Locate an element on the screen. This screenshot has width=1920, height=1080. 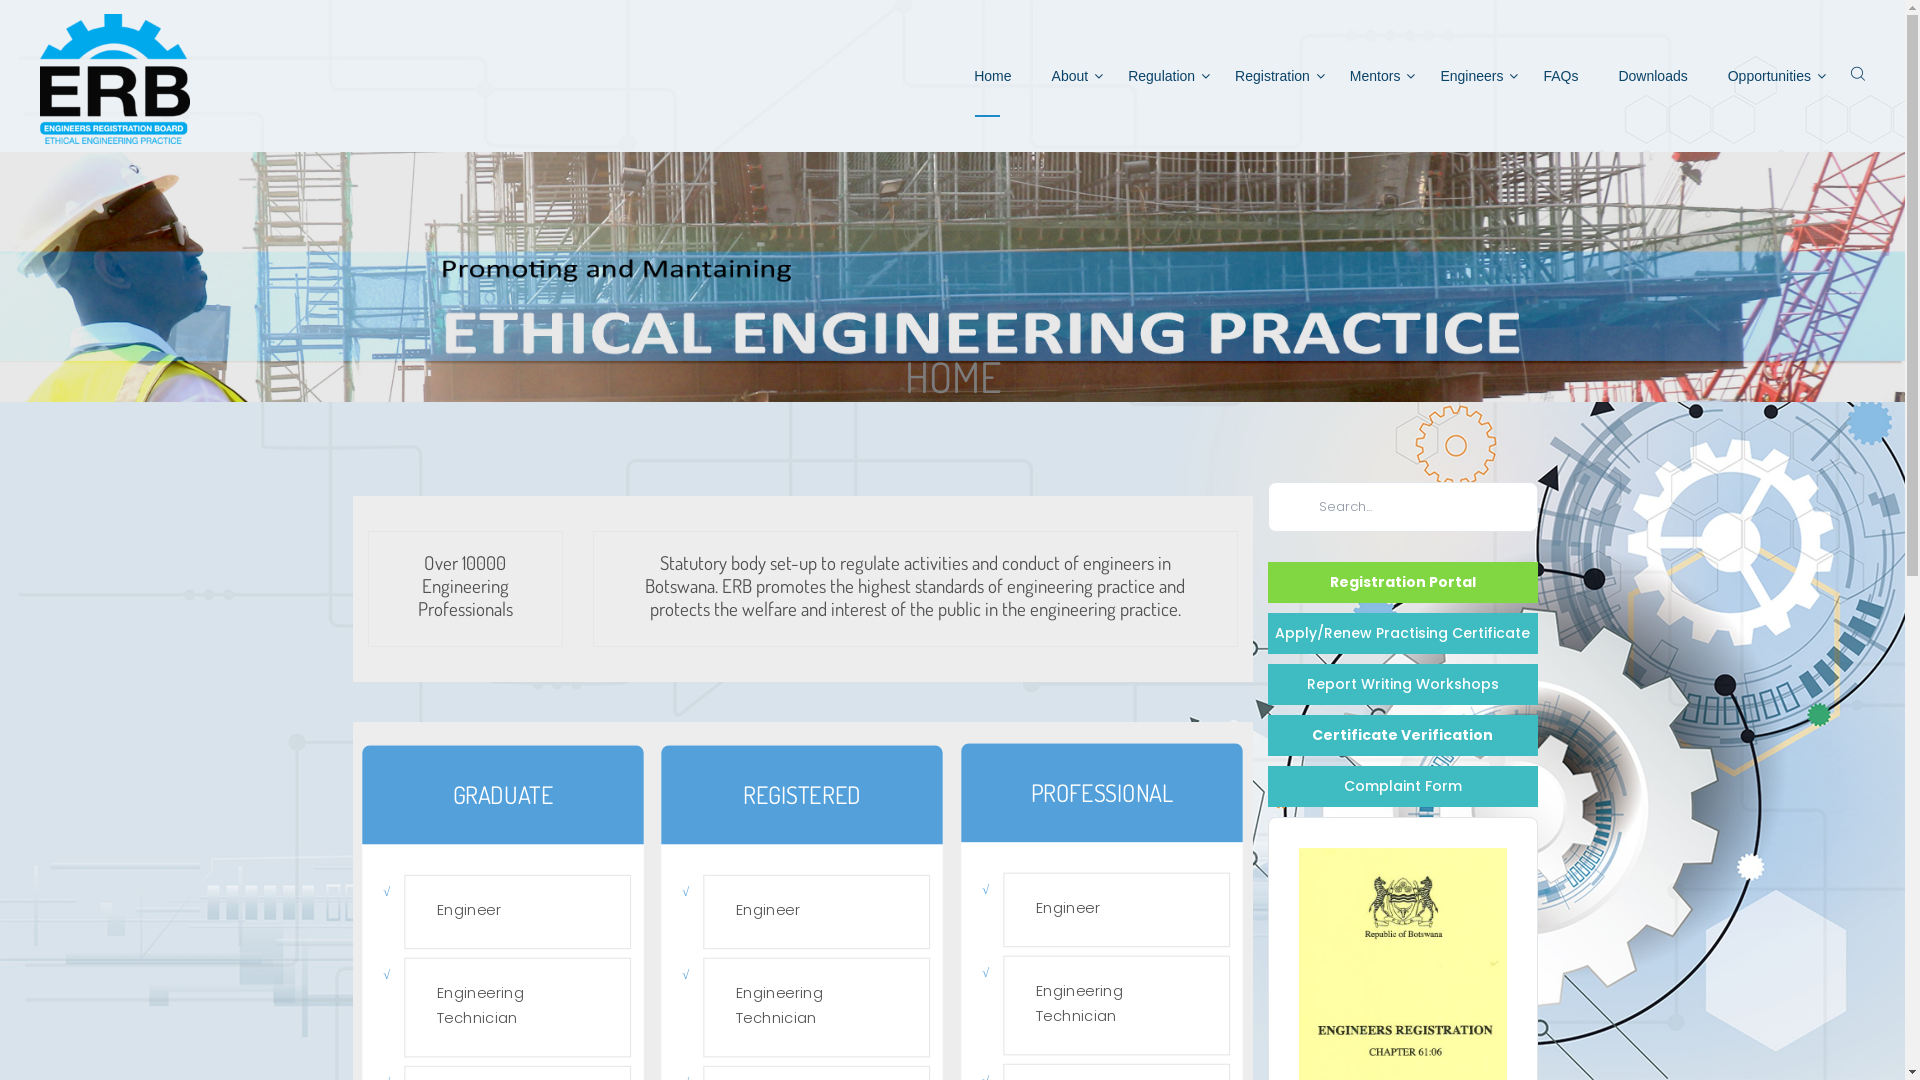
'Apply/Renew Practising Certificate' is located at coordinates (1401, 633).